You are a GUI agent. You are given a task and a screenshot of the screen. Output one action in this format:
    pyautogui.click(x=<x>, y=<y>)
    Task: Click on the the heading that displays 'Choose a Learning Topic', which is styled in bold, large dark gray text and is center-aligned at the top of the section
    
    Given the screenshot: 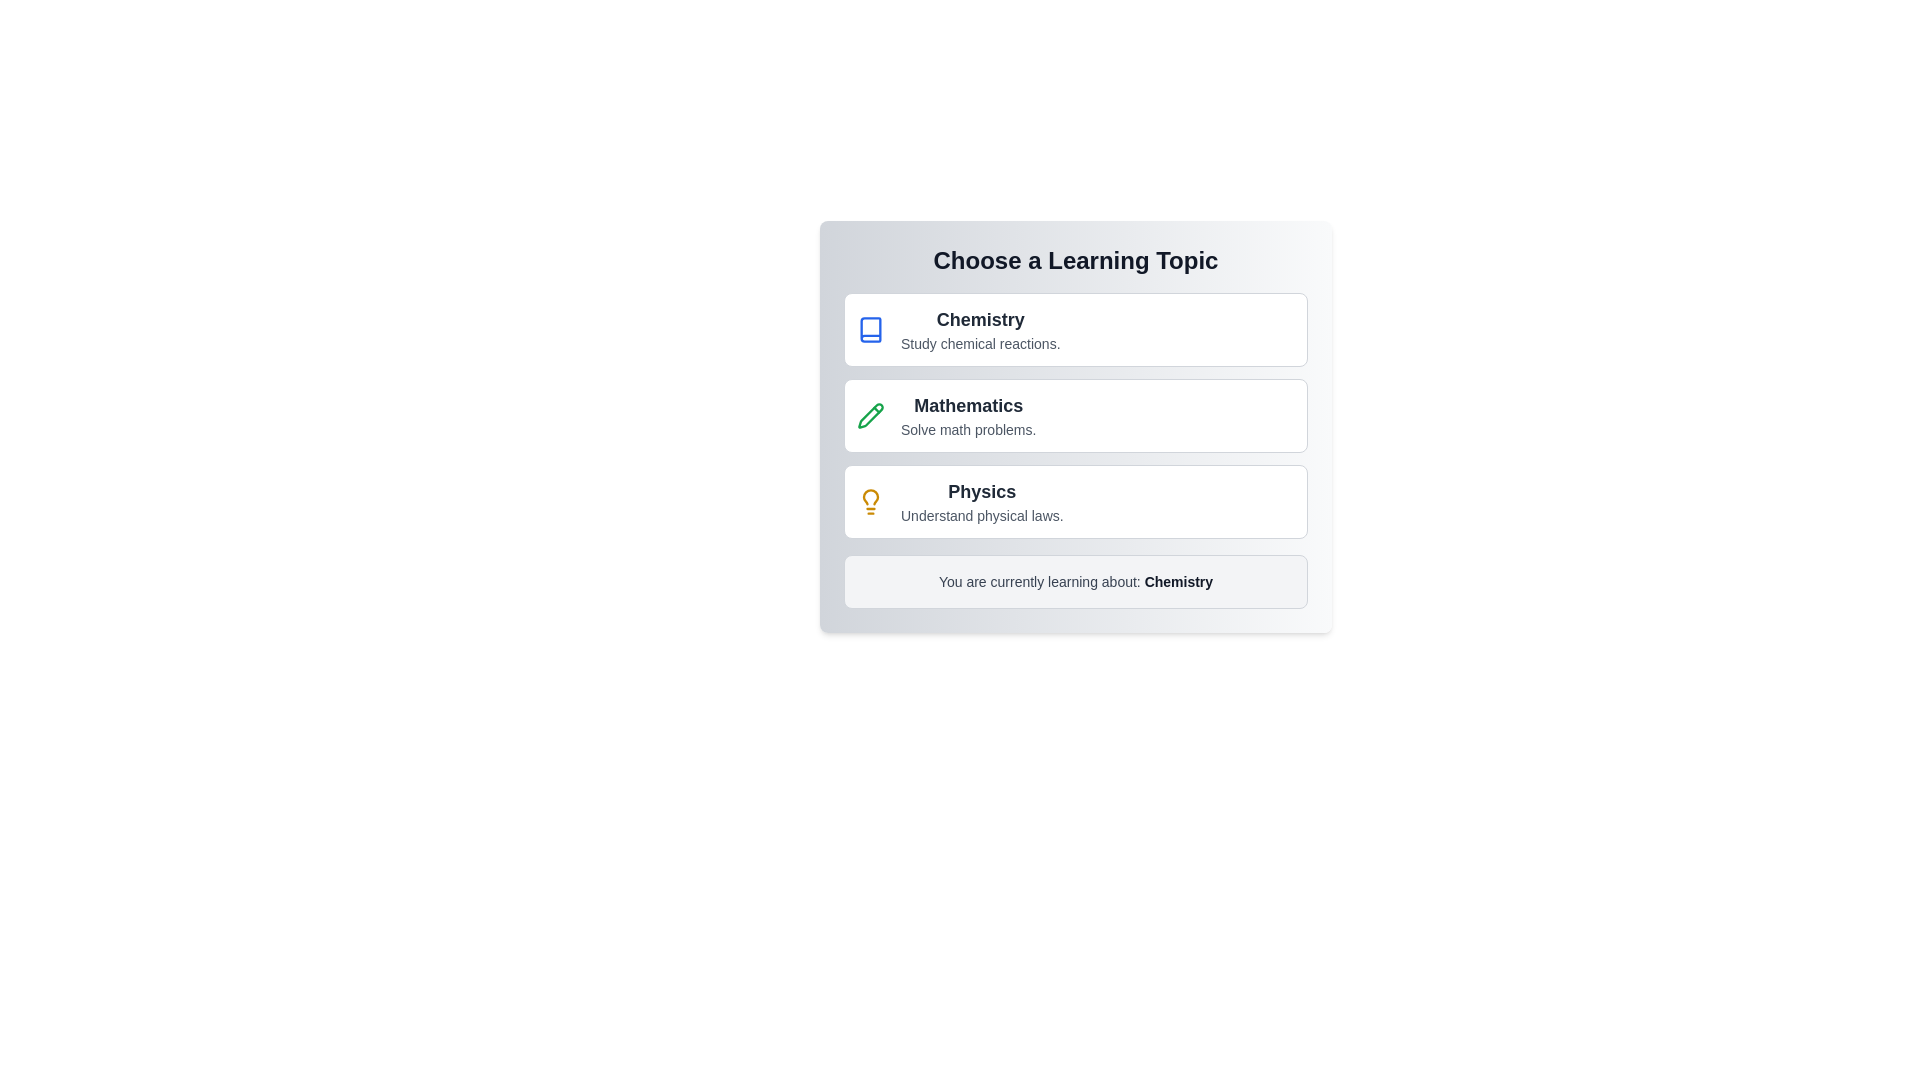 What is the action you would take?
    pyautogui.click(x=1074, y=260)
    